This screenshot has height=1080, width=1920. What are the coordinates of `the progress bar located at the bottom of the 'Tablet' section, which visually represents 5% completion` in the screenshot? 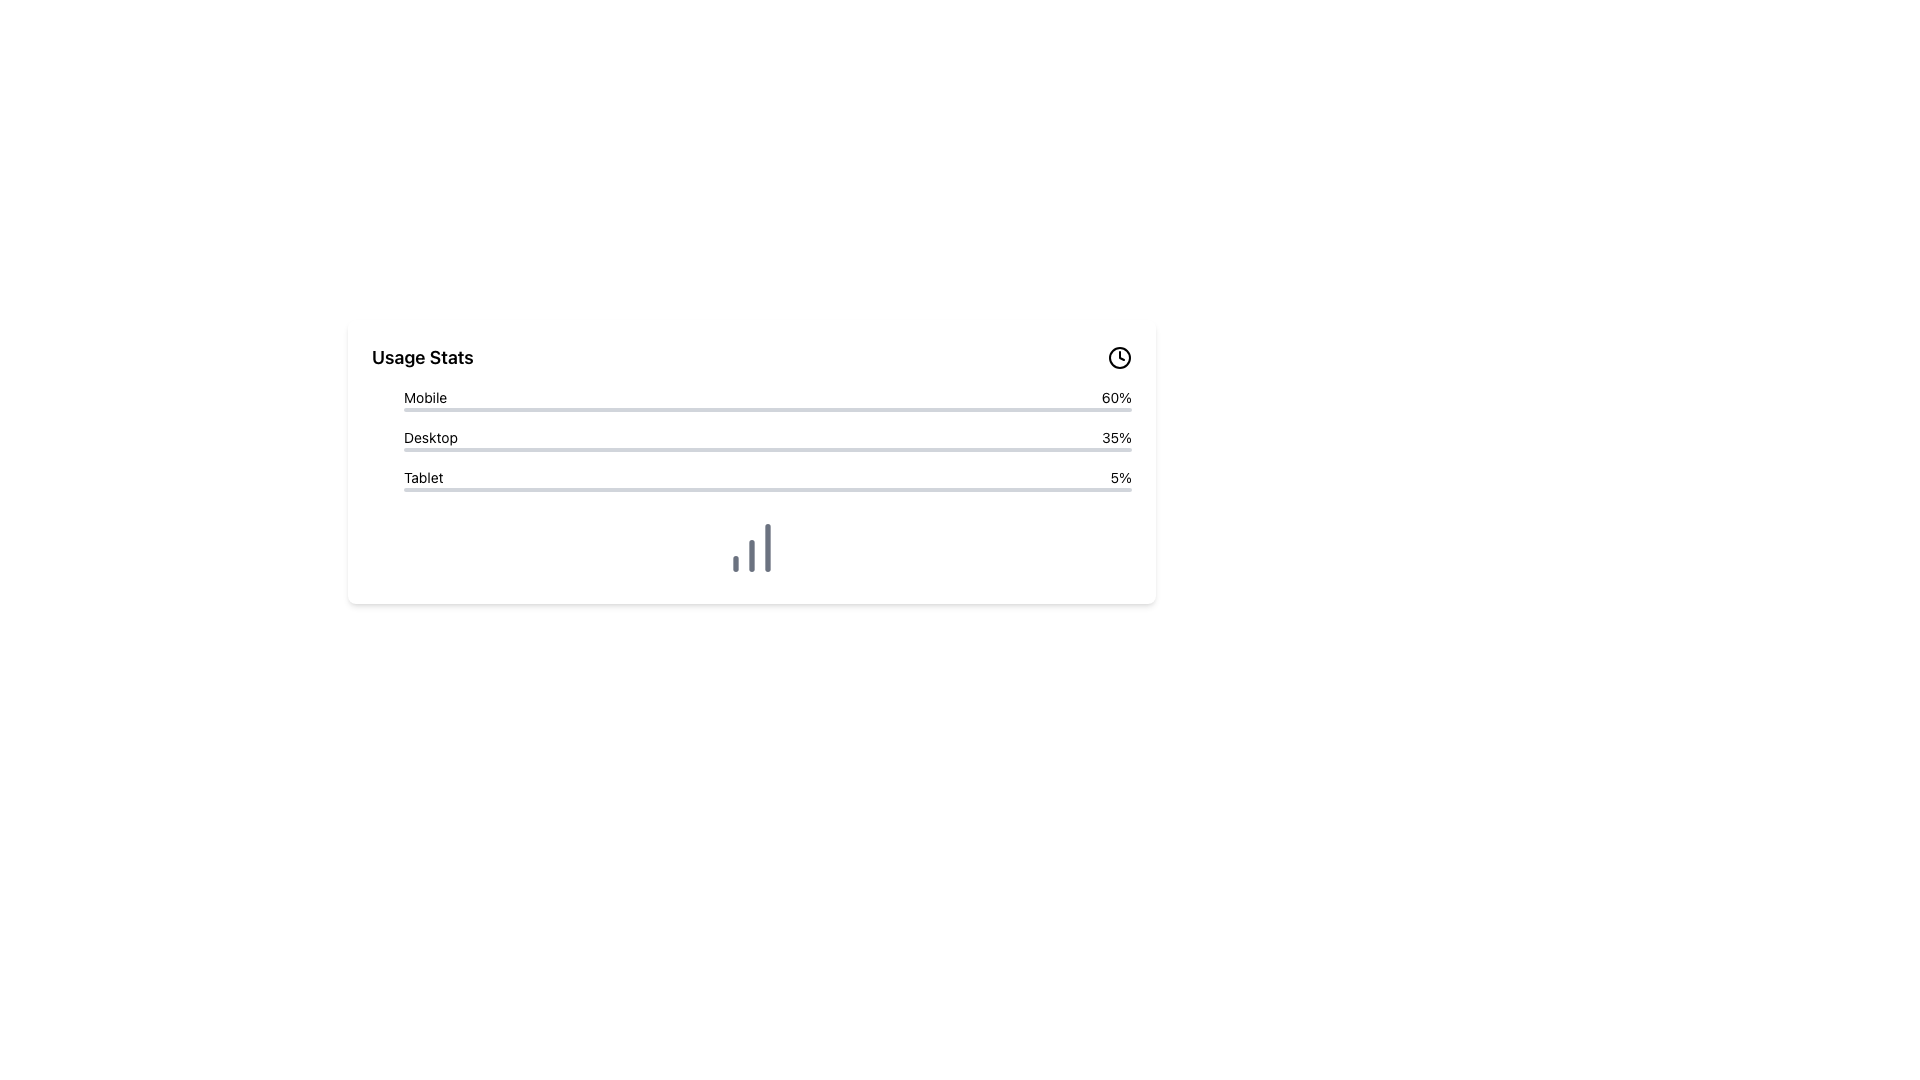 It's located at (767, 489).